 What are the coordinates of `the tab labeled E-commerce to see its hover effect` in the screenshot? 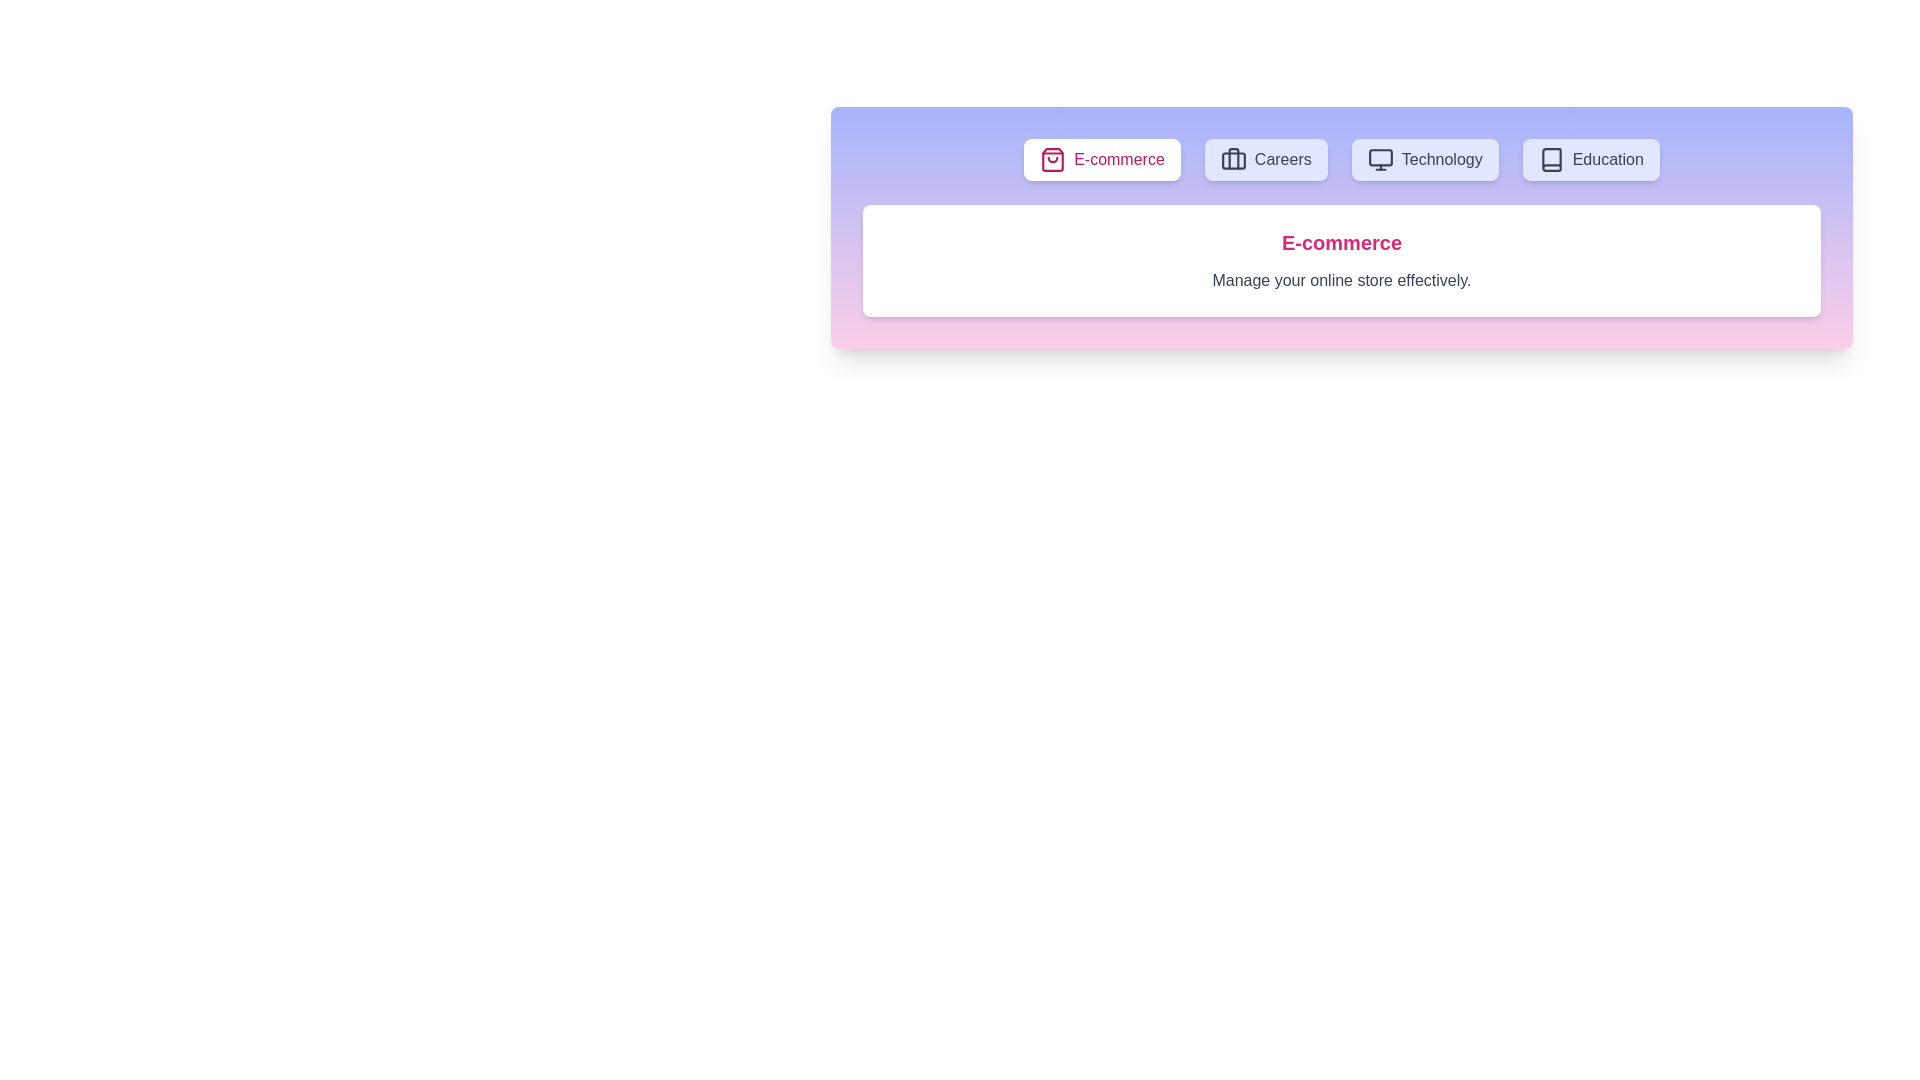 It's located at (1101, 158).